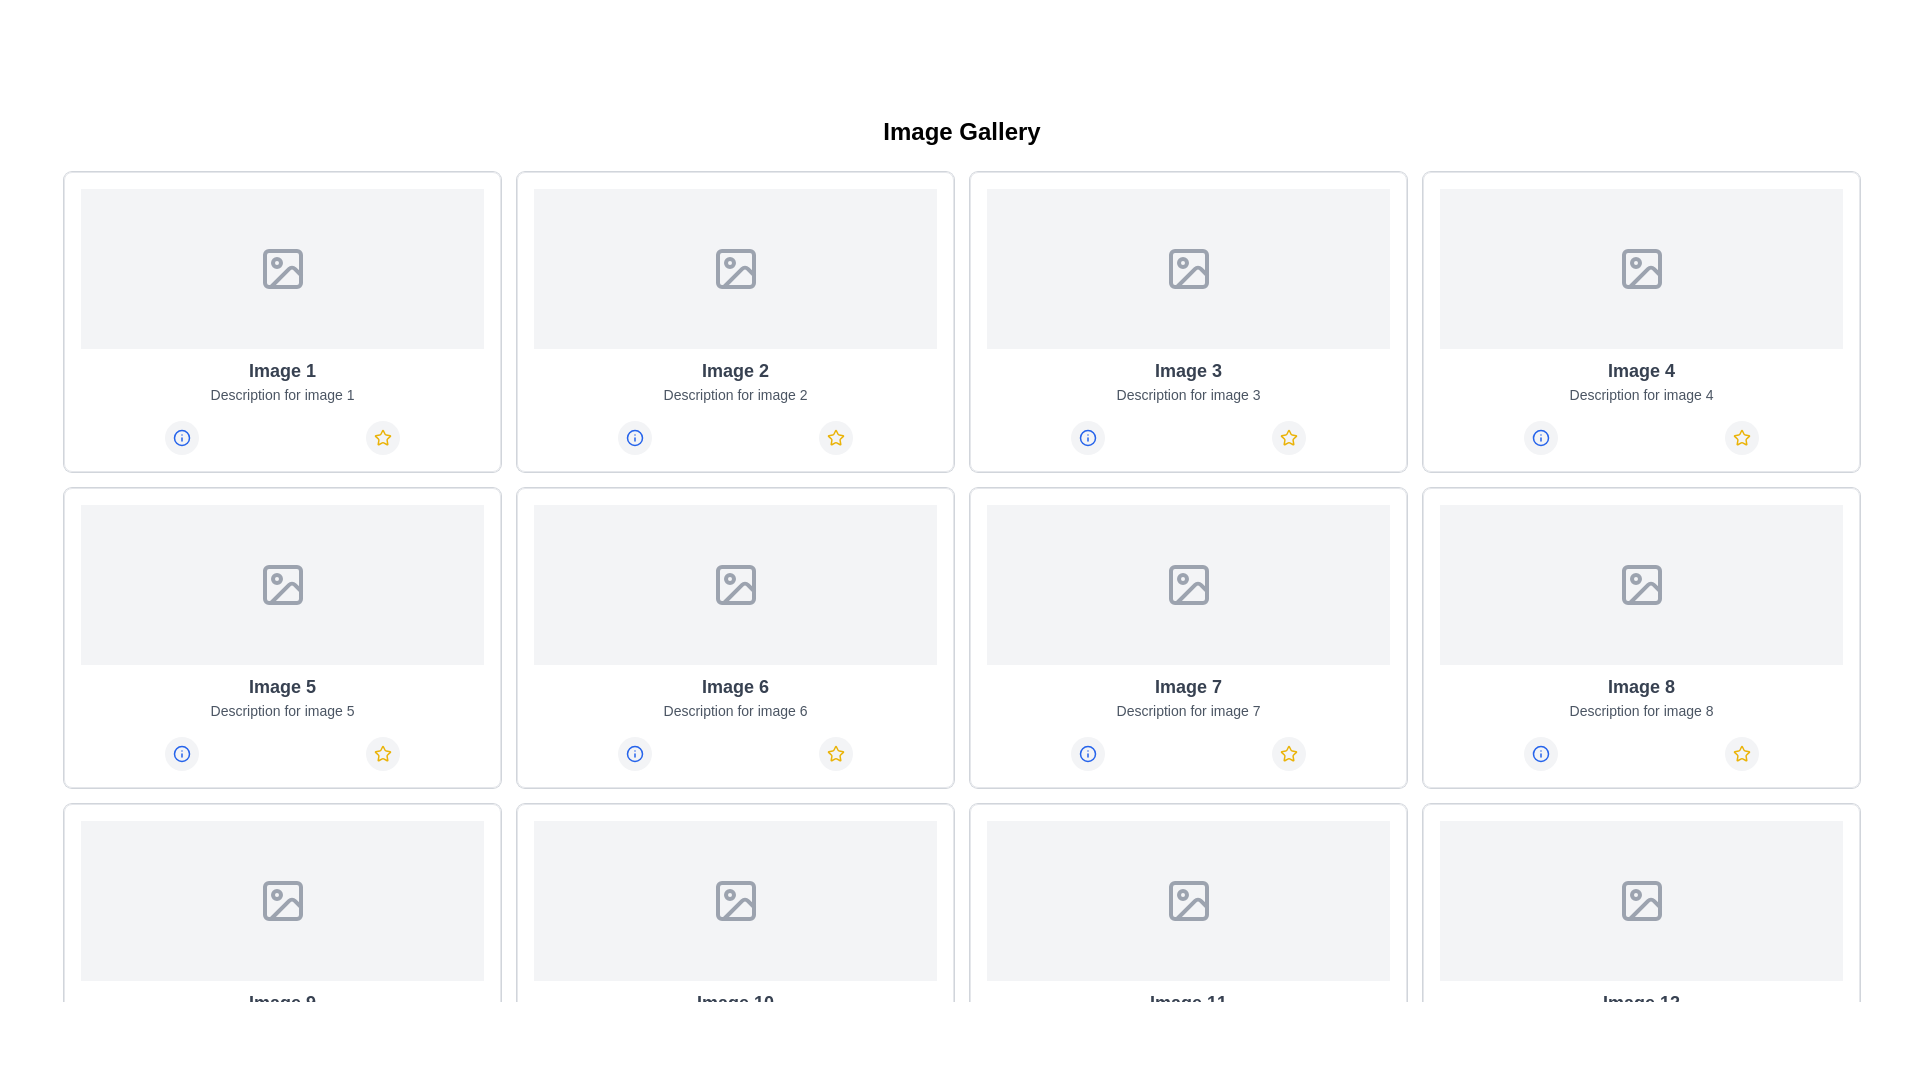  Describe the element at coordinates (1641, 709) in the screenshot. I see `the text label displaying 'Description for image 8', which is styled in a small gray font and positioned below the title 'Image 8' in a rectangular card` at that location.